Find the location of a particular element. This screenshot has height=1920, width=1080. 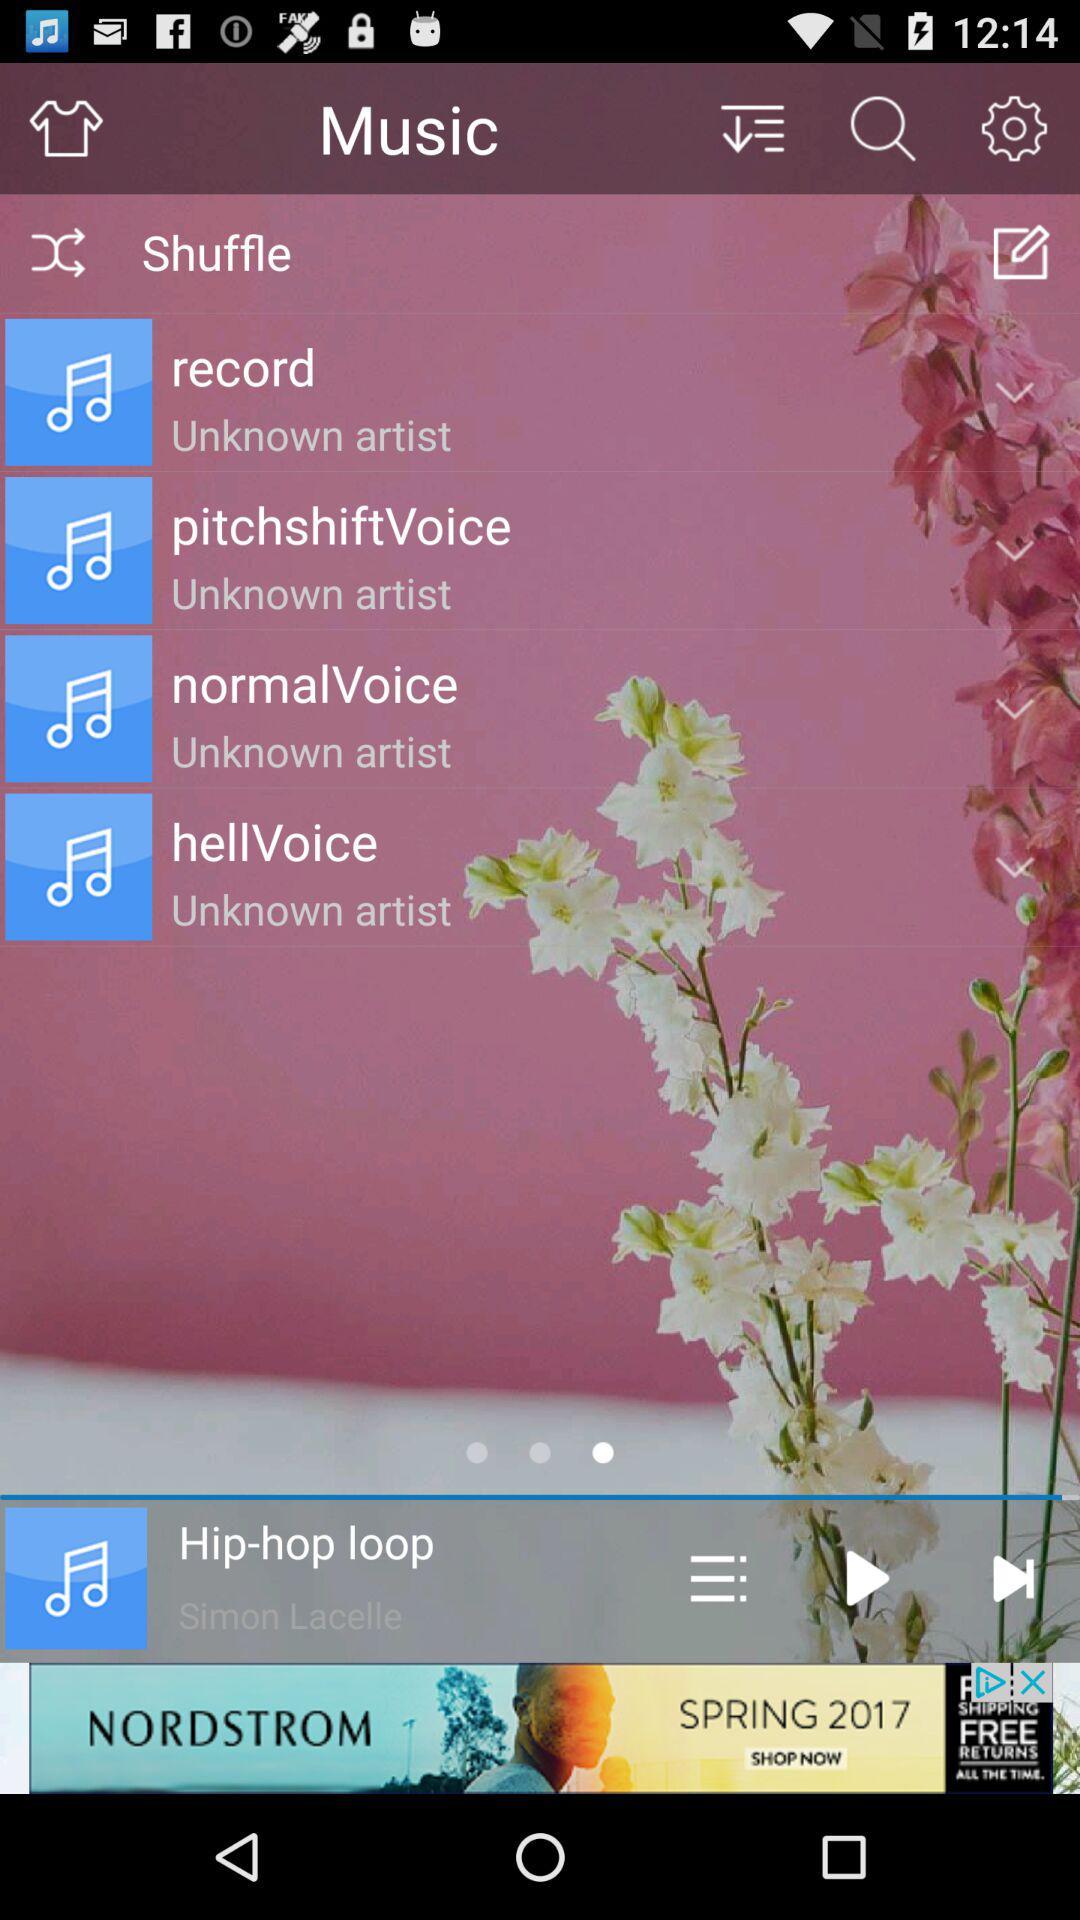

the filter_list icon is located at coordinates (751, 136).